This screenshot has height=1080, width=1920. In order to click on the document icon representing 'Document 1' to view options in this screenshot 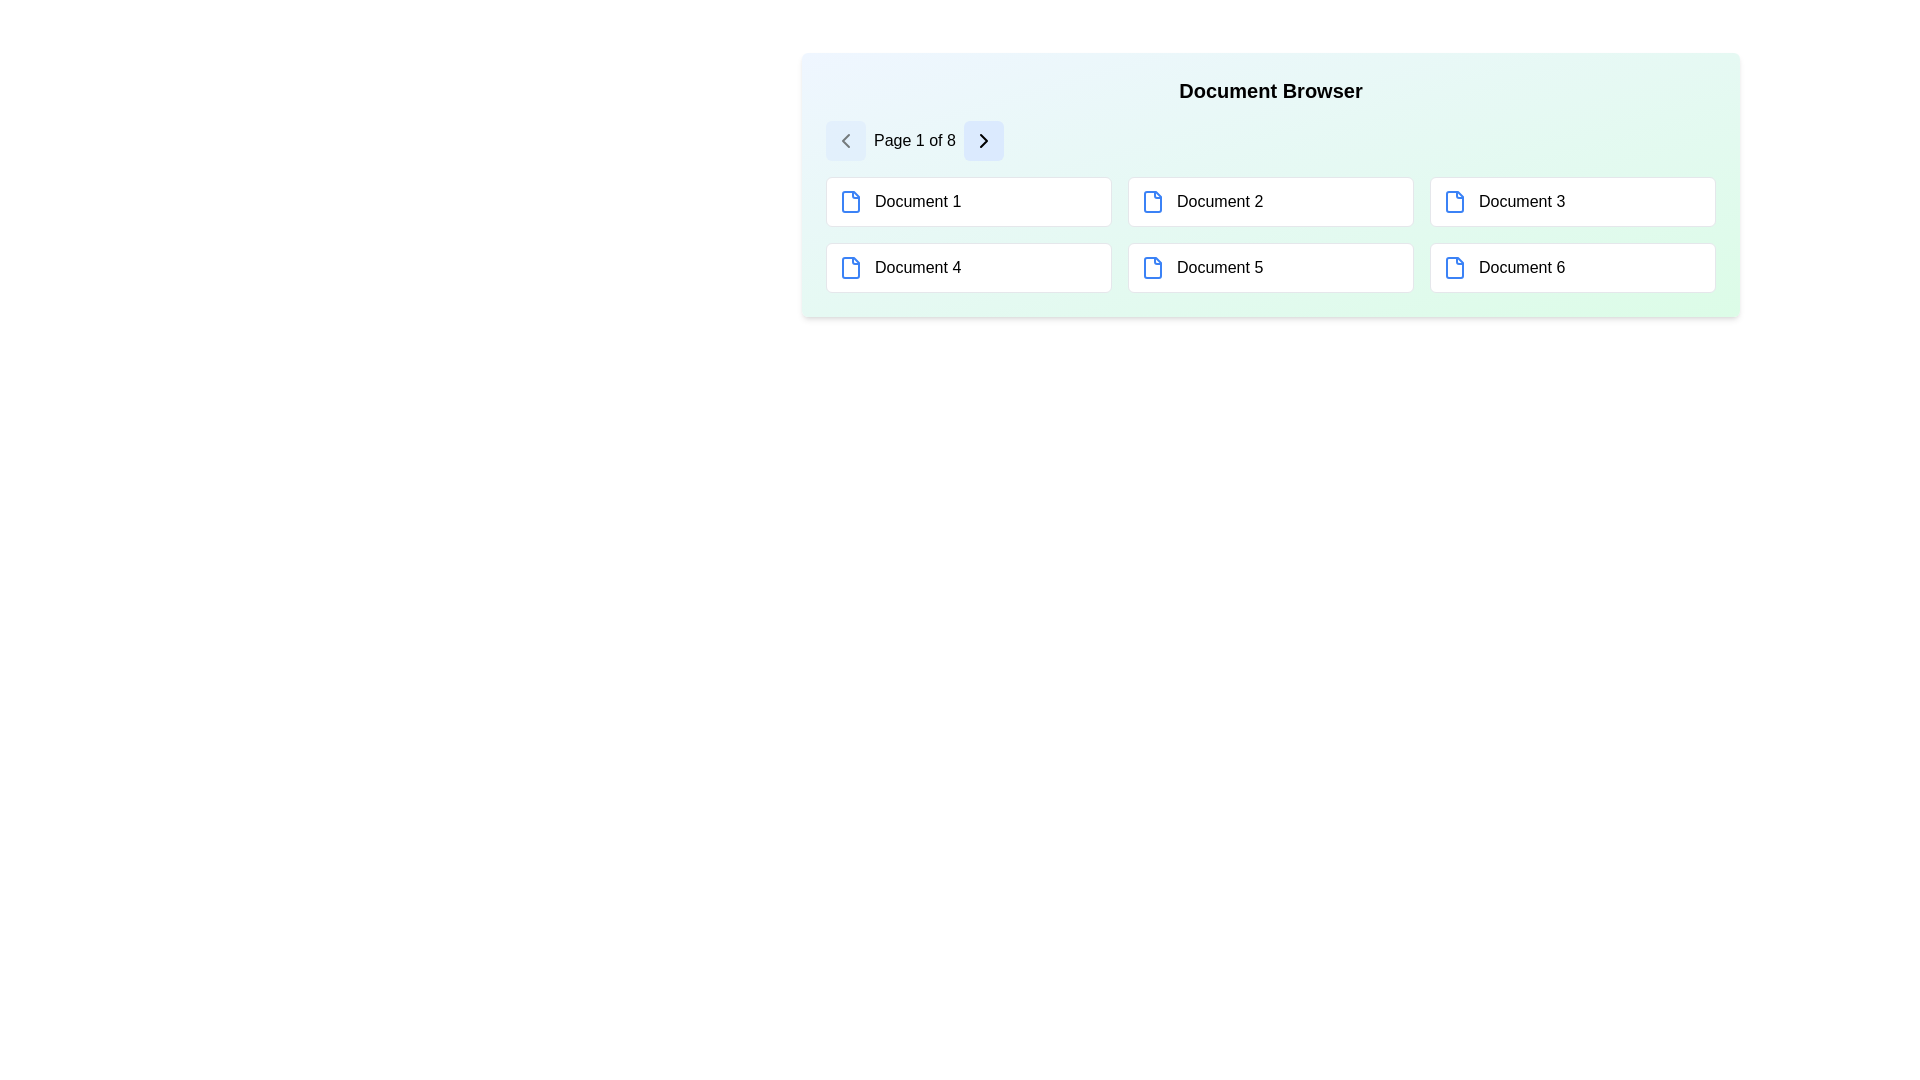, I will do `click(850, 201)`.